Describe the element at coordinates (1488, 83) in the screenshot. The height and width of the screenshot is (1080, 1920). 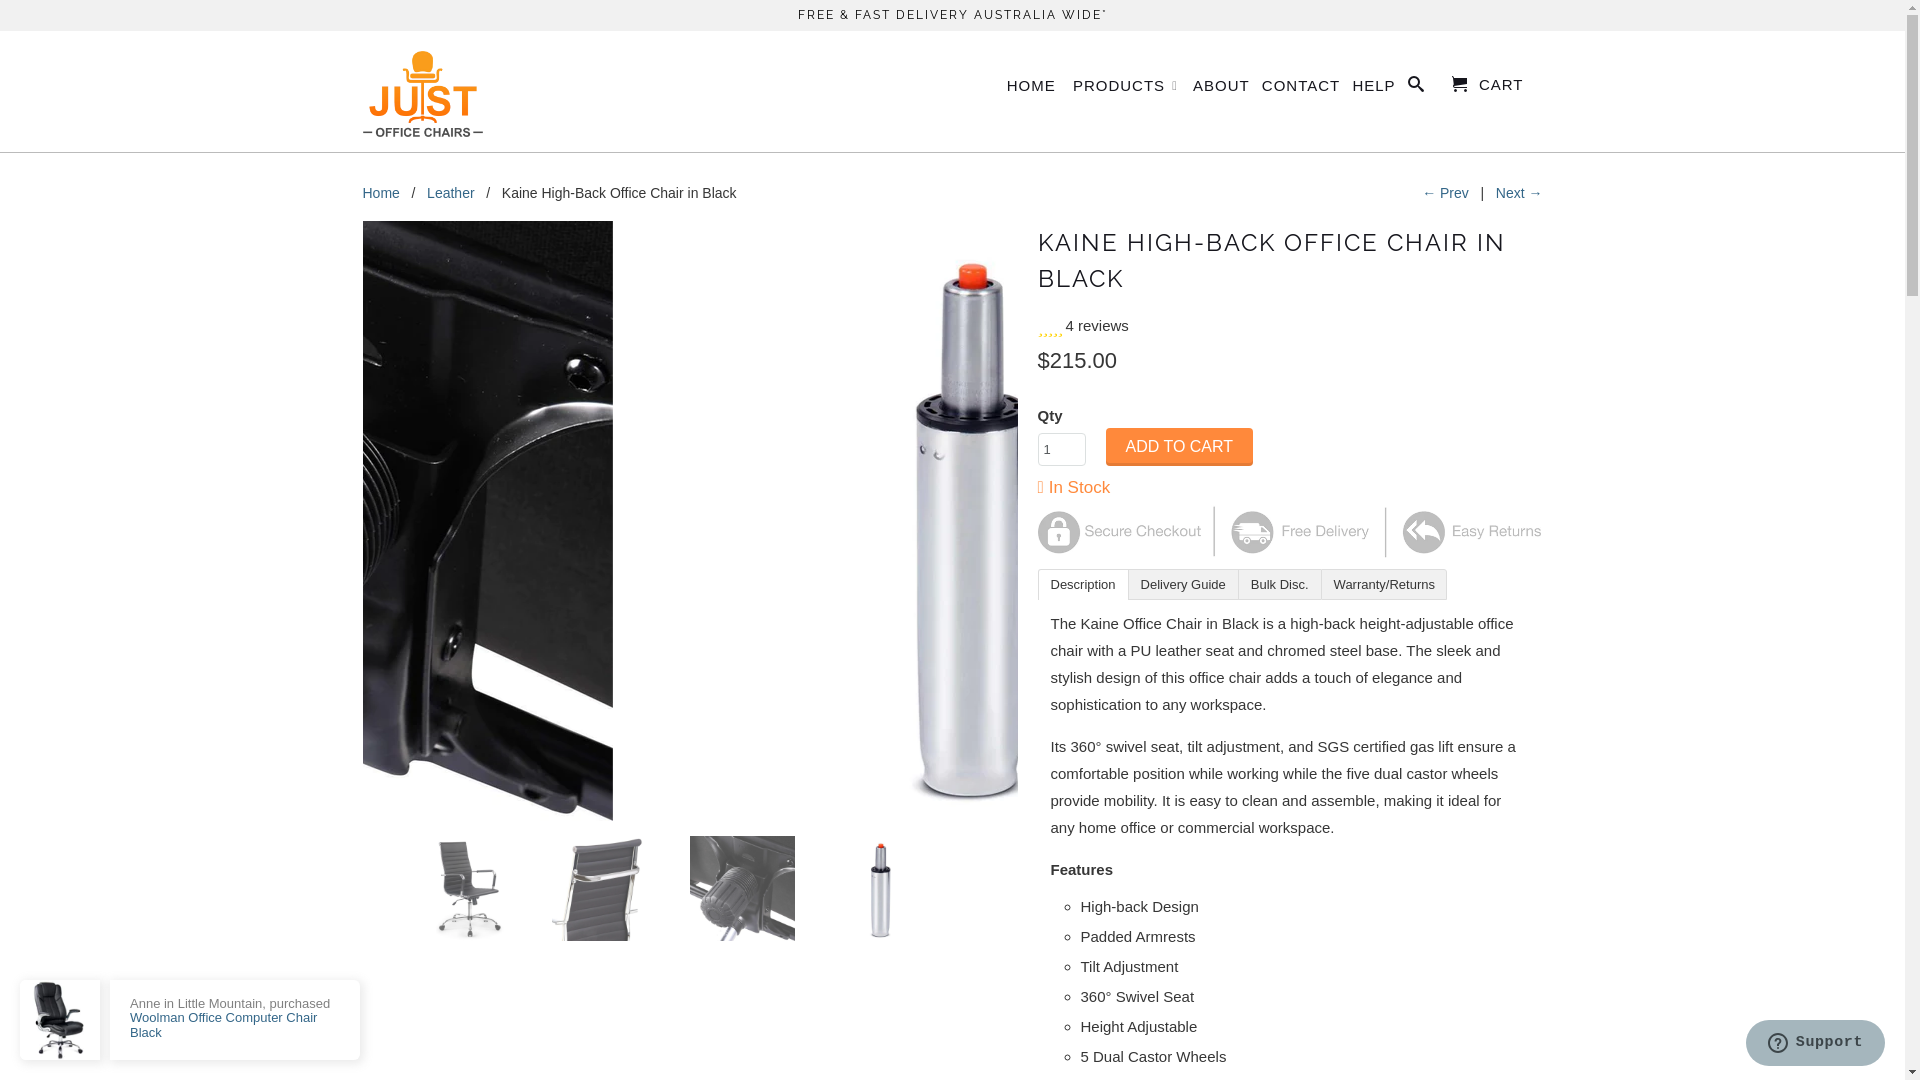
I see `'CART'` at that location.